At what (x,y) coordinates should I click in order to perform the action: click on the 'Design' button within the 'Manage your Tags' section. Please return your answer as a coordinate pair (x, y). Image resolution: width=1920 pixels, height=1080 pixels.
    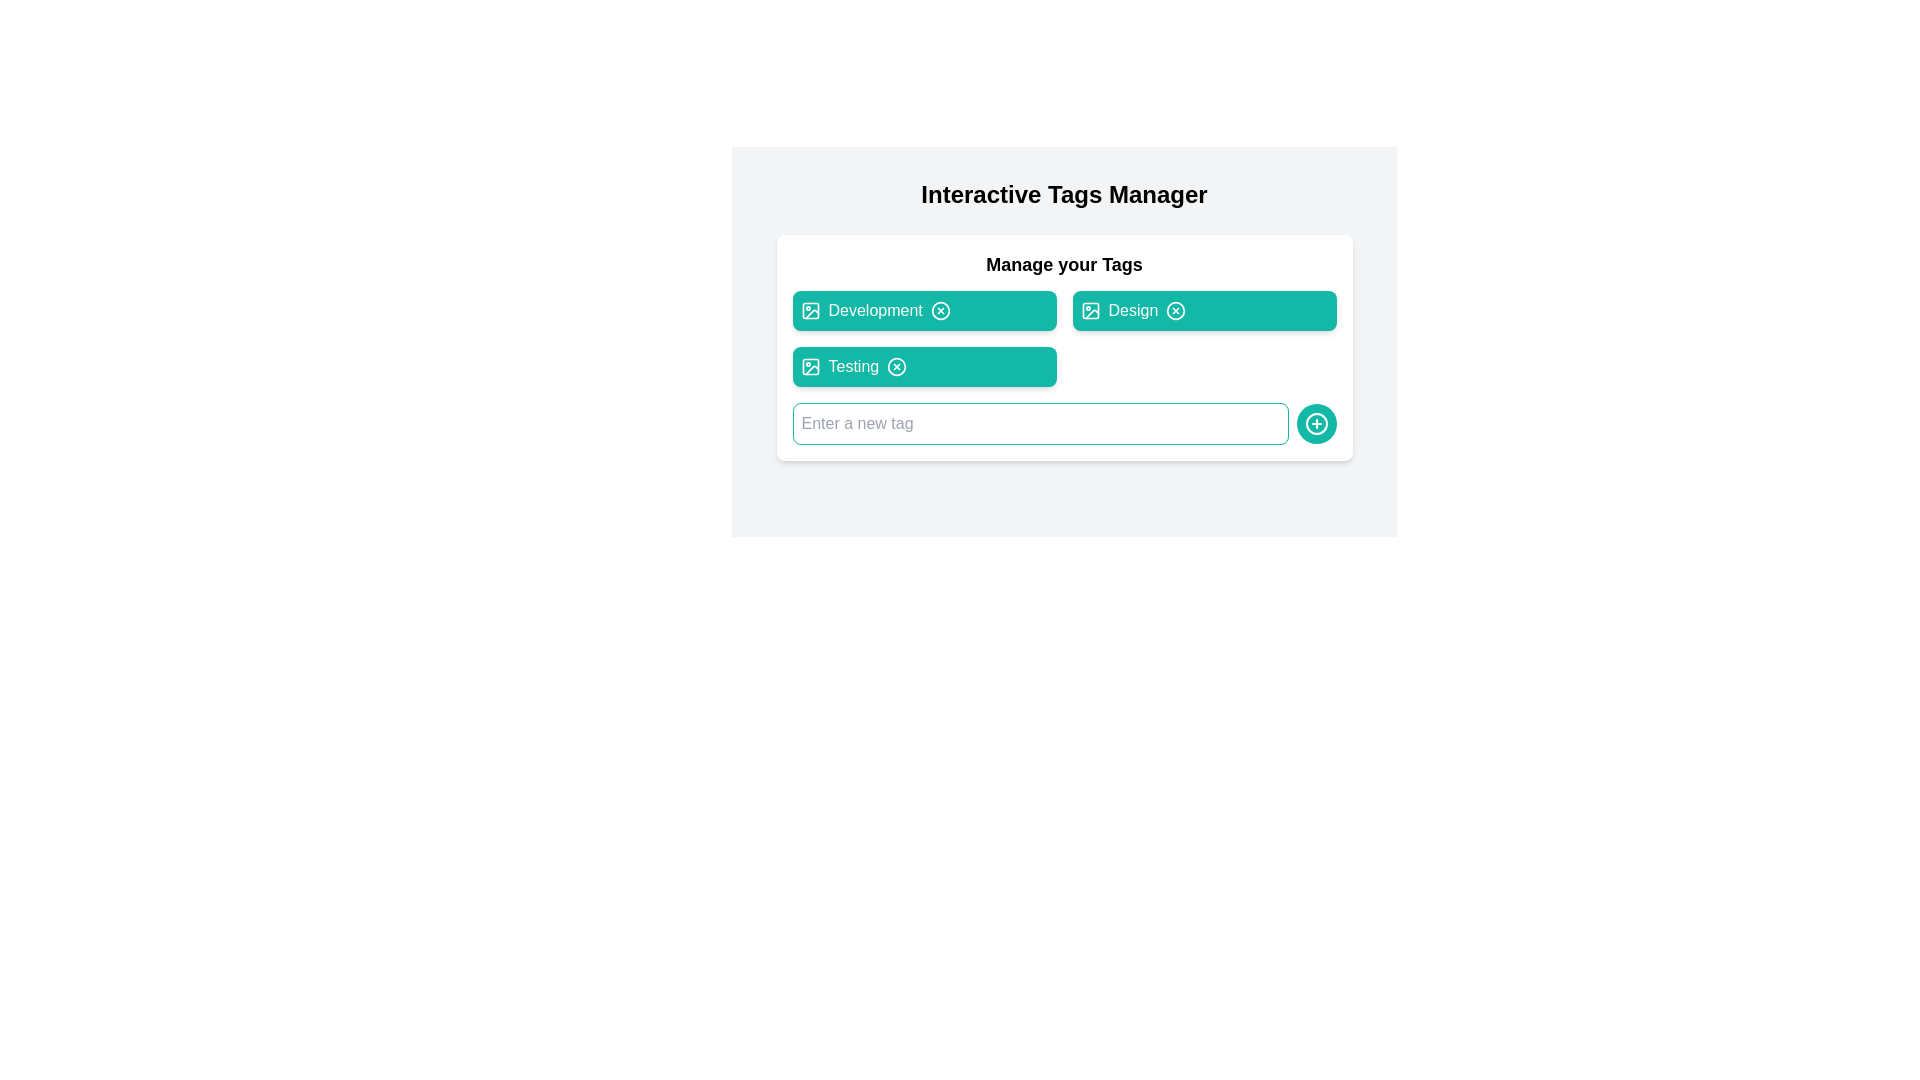
    Looking at the image, I should click on (1203, 311).